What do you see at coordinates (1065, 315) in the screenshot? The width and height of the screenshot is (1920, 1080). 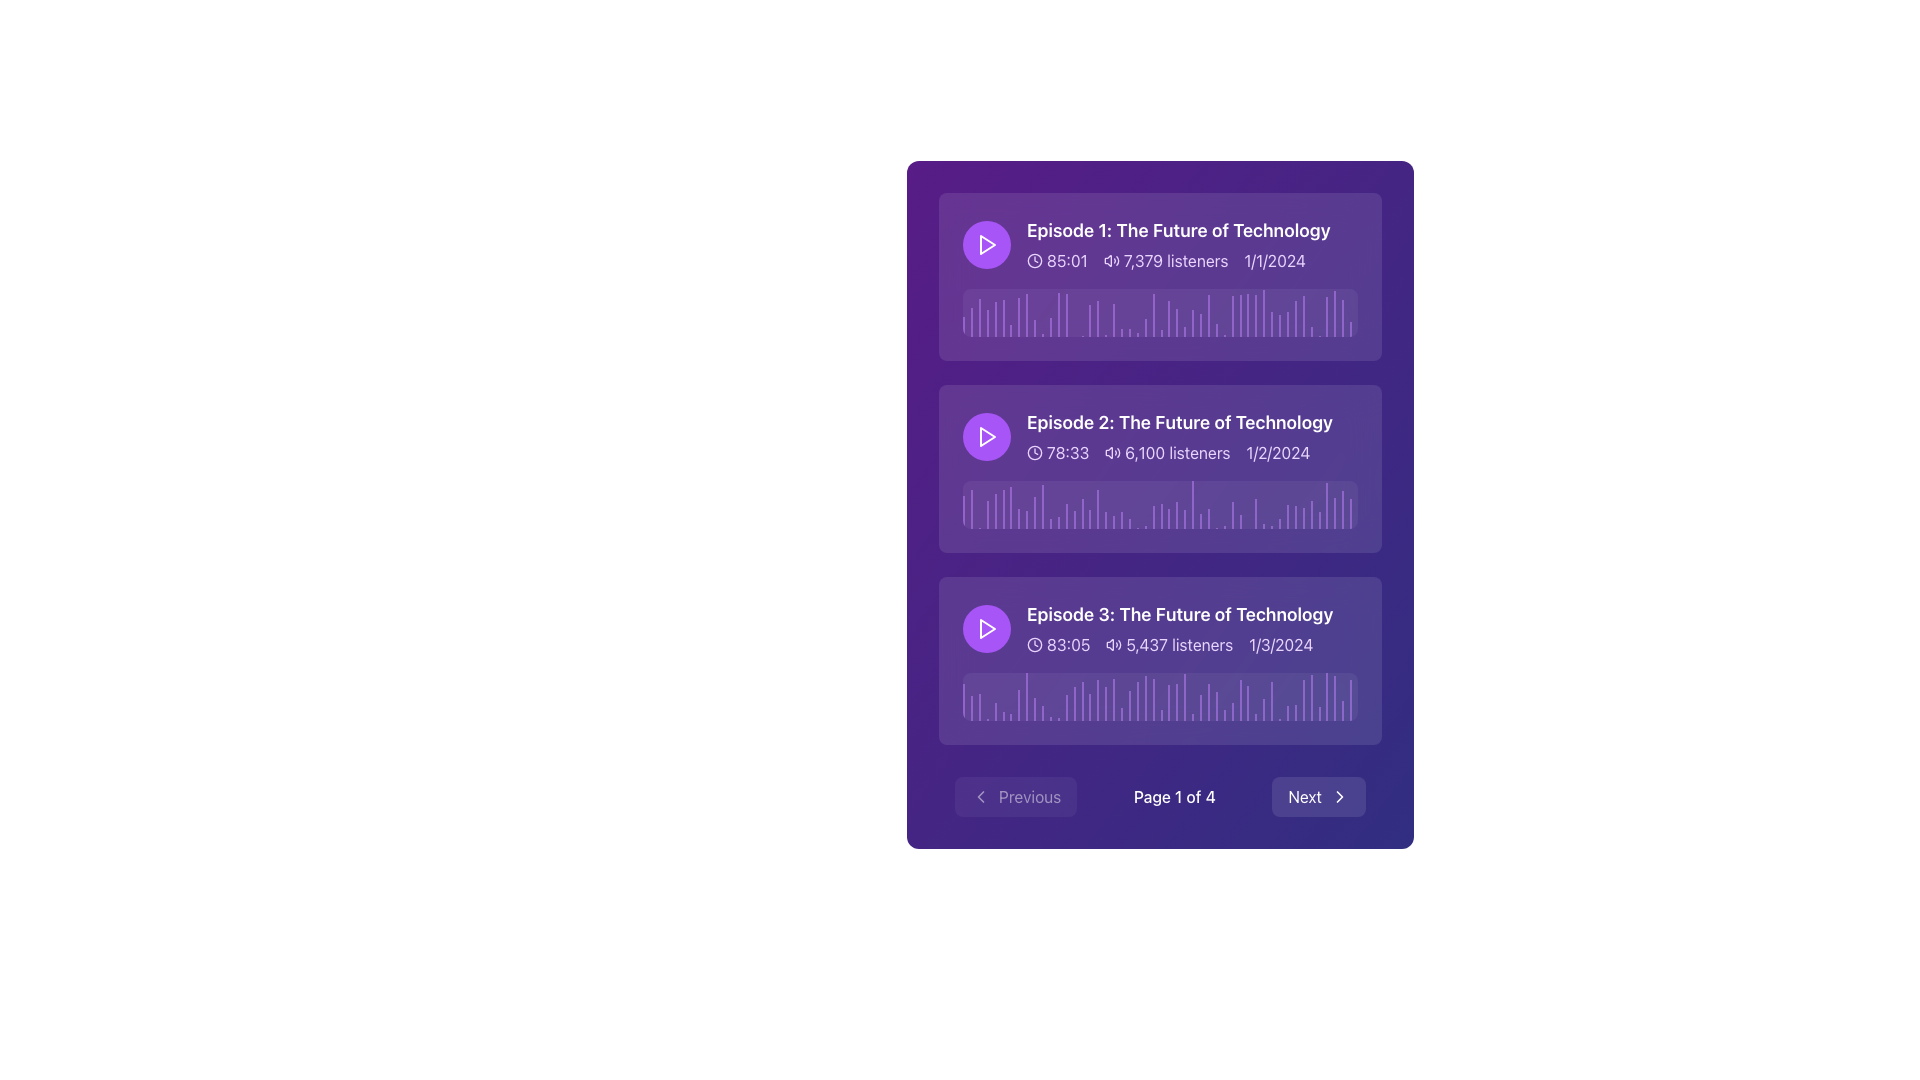 I see `the Progress indicator line representing the current playback position in the audio waveform of 'Episode 1: The Future of Technology'` at bounding box center [1065, 315].